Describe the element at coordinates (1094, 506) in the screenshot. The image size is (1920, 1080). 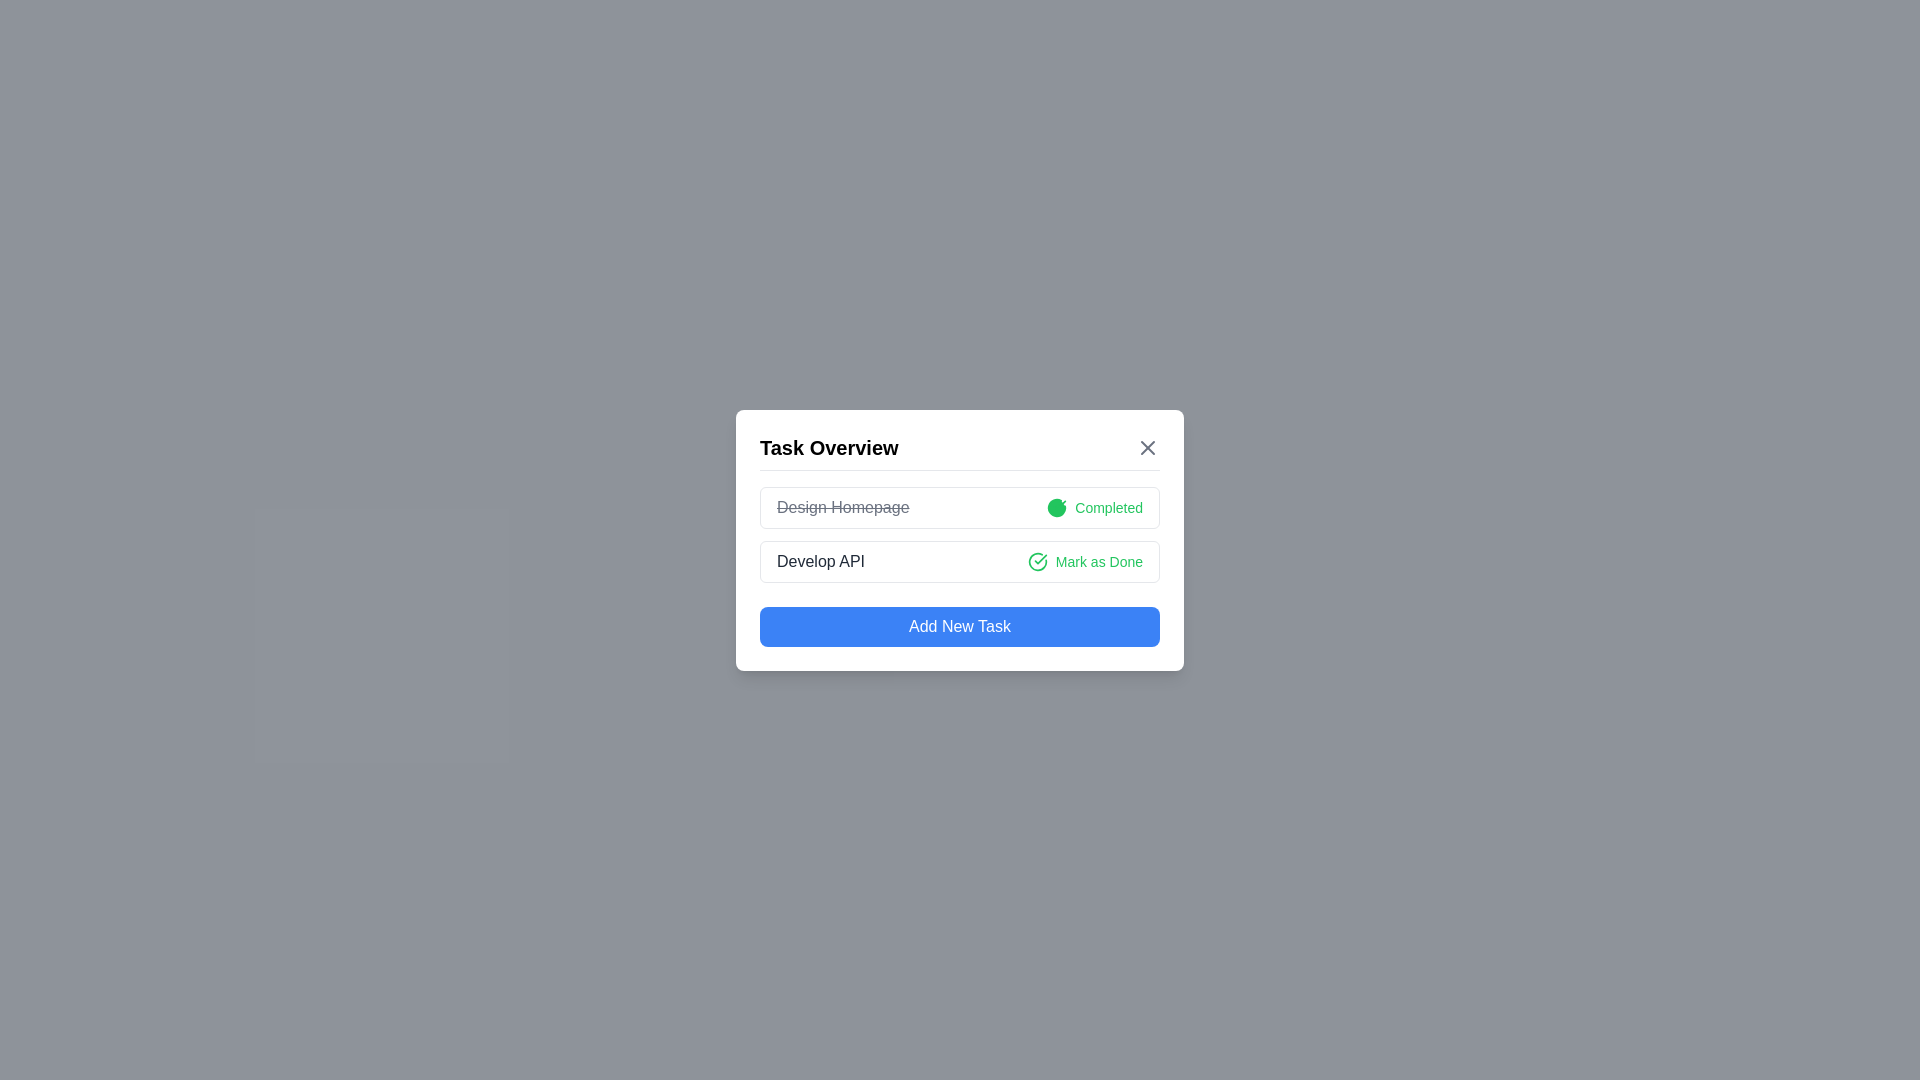
I see `the text label indicating the completion status of a task, which is horizontally aligned to the right of the 'Design Homepage' text` at that location.